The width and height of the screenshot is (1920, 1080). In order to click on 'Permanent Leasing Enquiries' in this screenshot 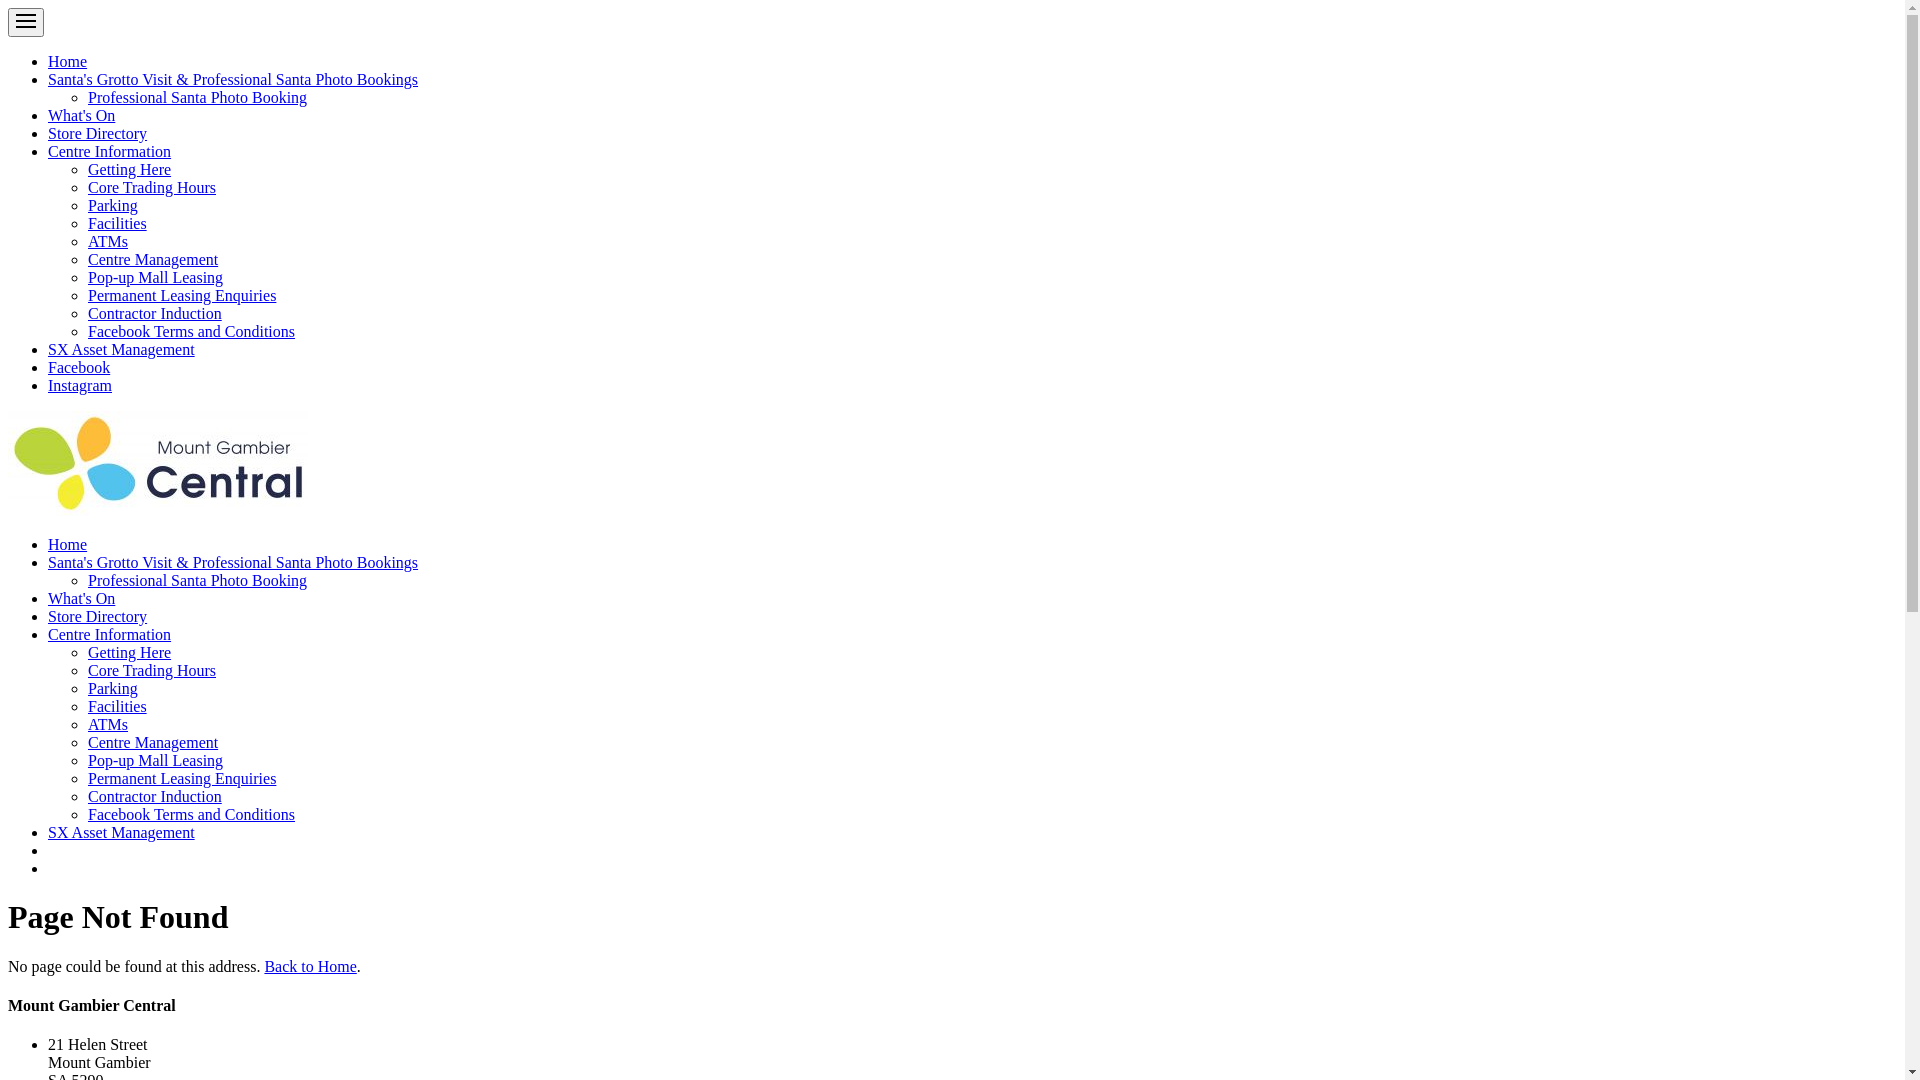, I will do `click(182, 295)`.